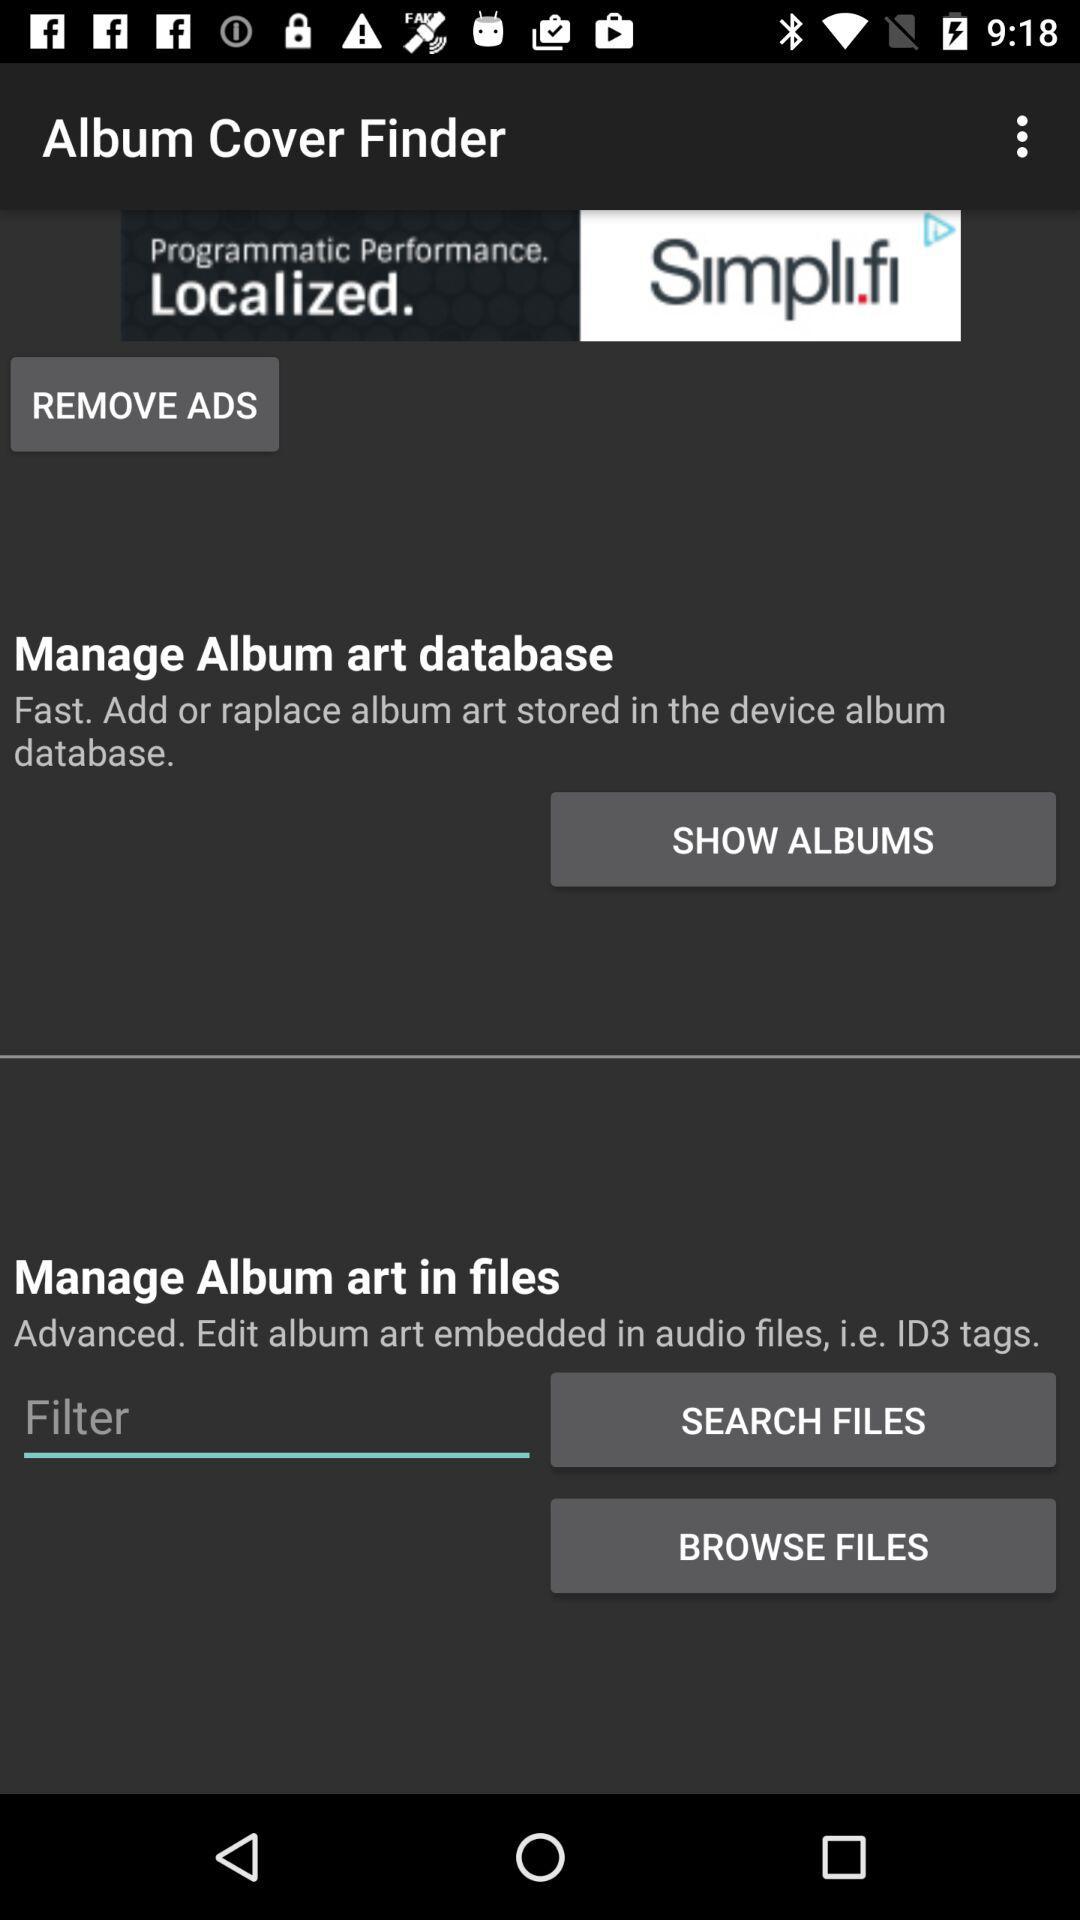 The image size is (1080, 1920). I want to click on specify filter for searching album art in files, so click(276, 1415).